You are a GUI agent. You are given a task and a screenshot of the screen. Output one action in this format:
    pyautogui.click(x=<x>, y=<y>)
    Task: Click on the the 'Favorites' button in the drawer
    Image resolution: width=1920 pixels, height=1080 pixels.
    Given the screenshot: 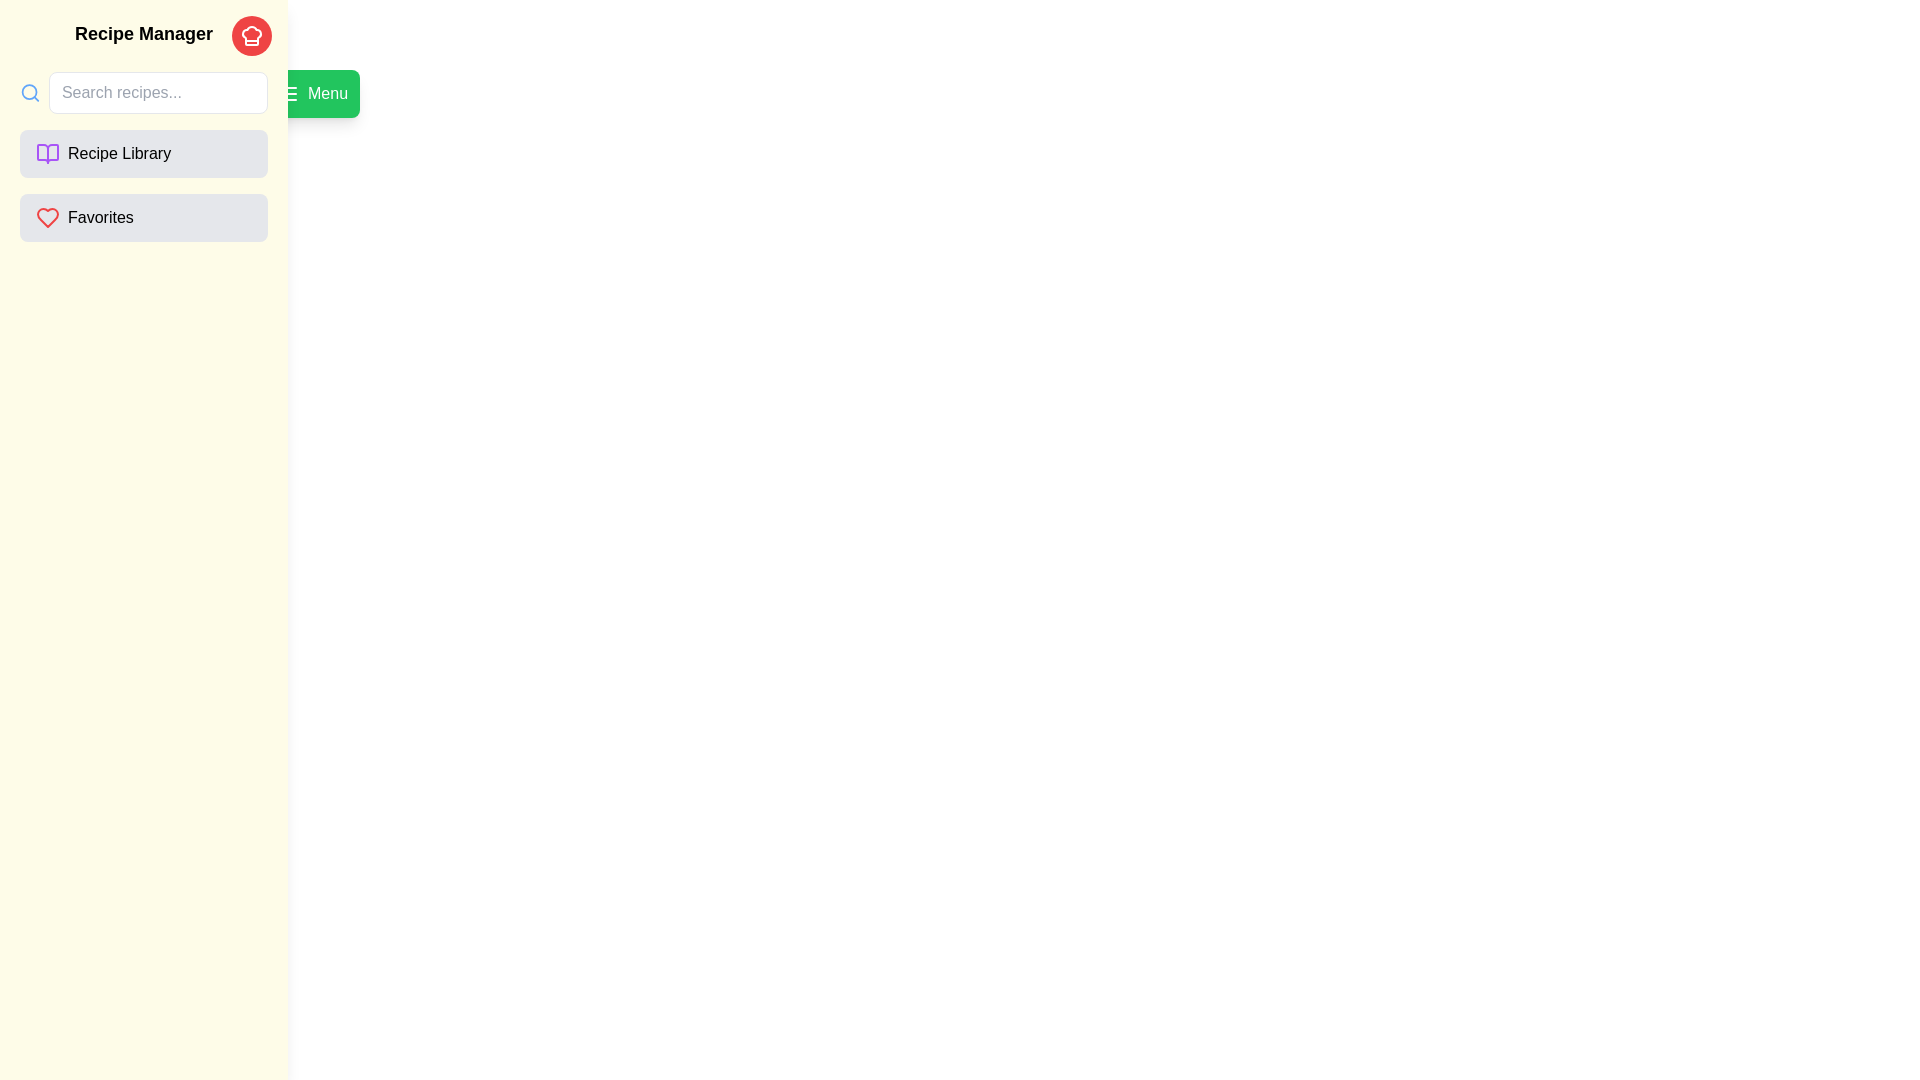 What is the action you would take?
    pyautogui.click(x=143, y=218)
    